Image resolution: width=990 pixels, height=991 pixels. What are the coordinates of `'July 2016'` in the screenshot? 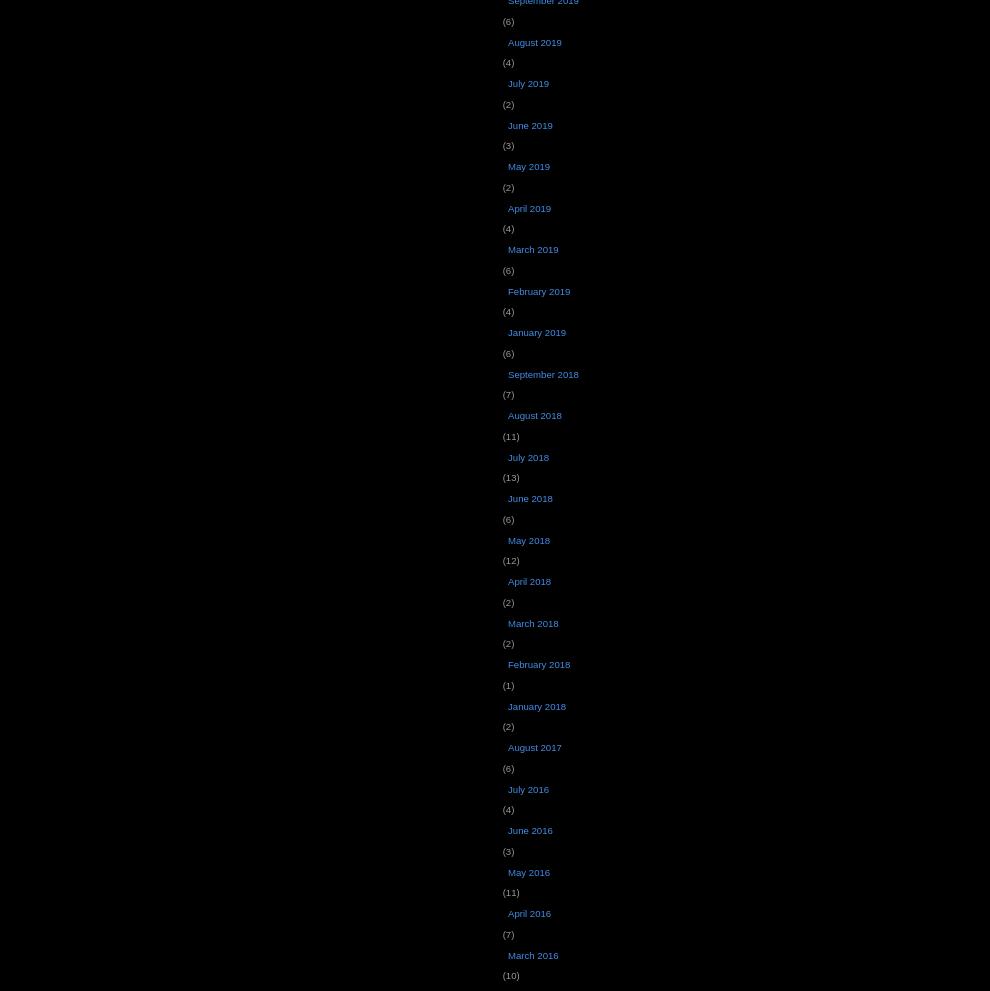 It's located at (506, 788).